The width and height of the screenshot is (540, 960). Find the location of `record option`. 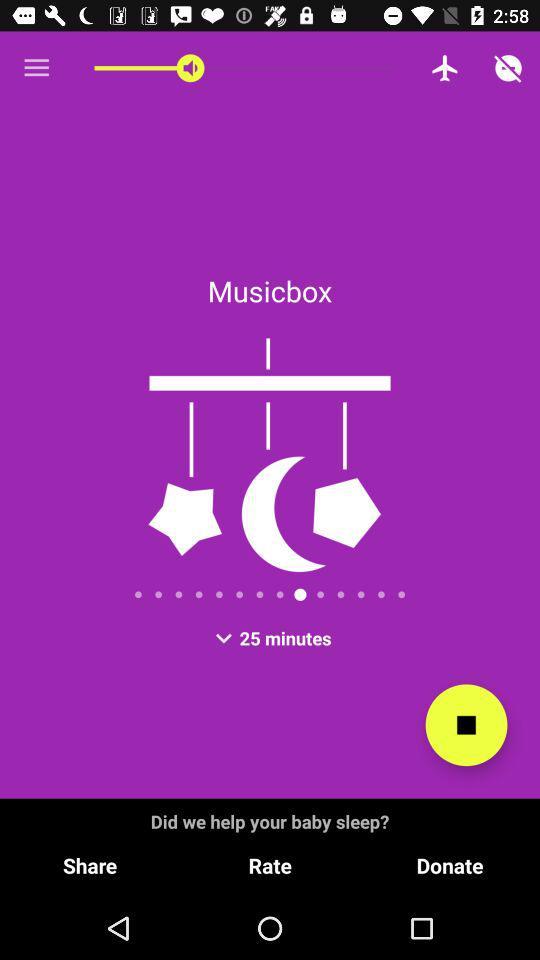

record option is located at coordinates (466, 724).